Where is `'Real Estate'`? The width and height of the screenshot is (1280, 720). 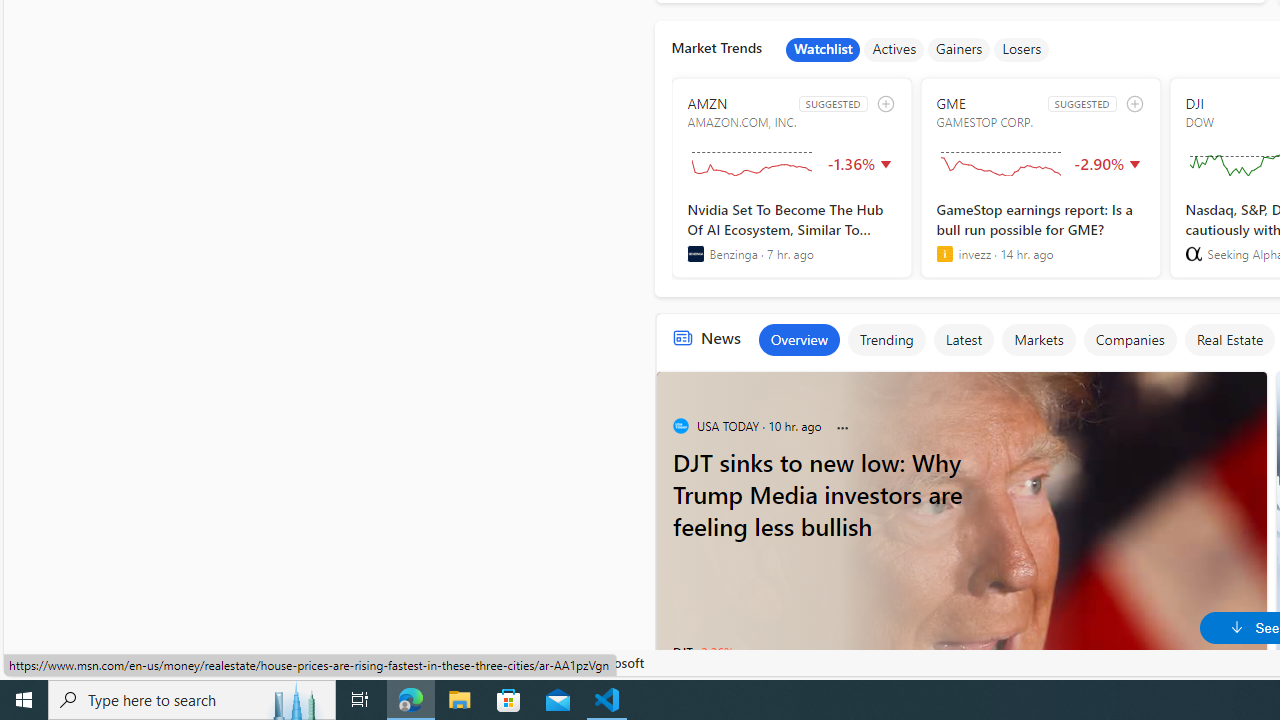 'Real Estate' is located at coordinates (1228, 338).